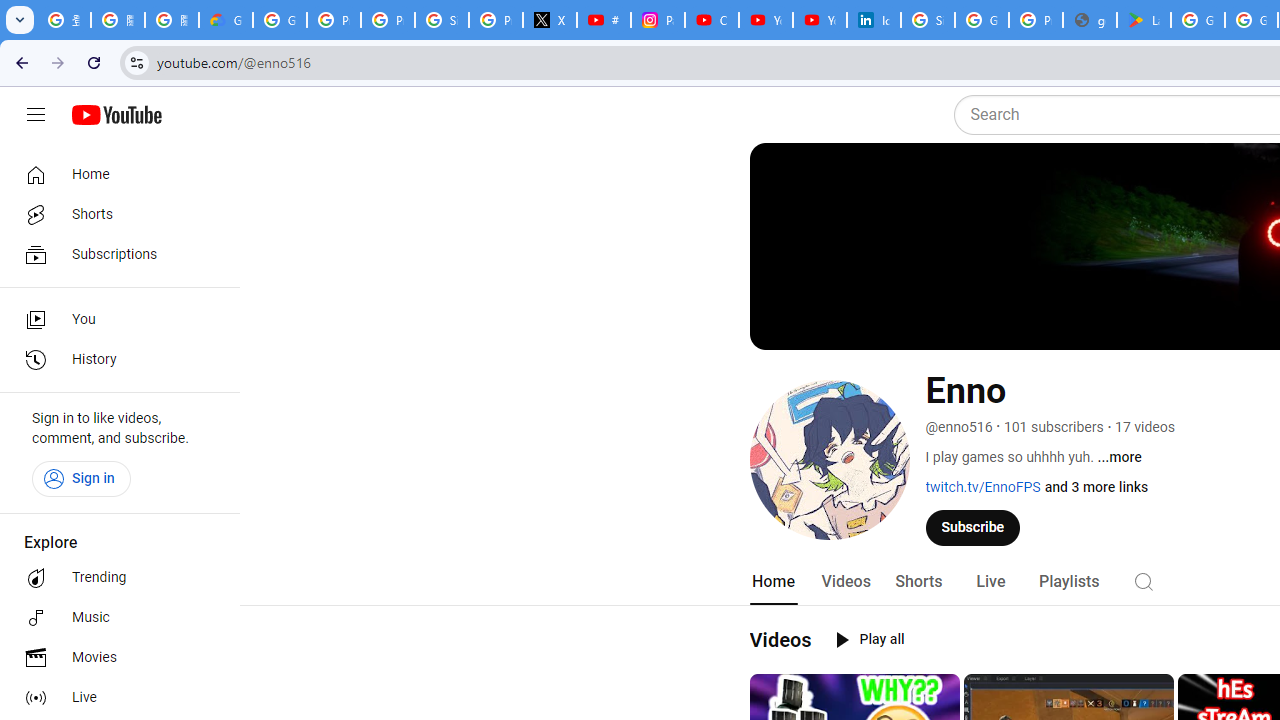 This screenshot has height=720, width=1280. I want to click on 'and 3 more links', so click(1095, 487).